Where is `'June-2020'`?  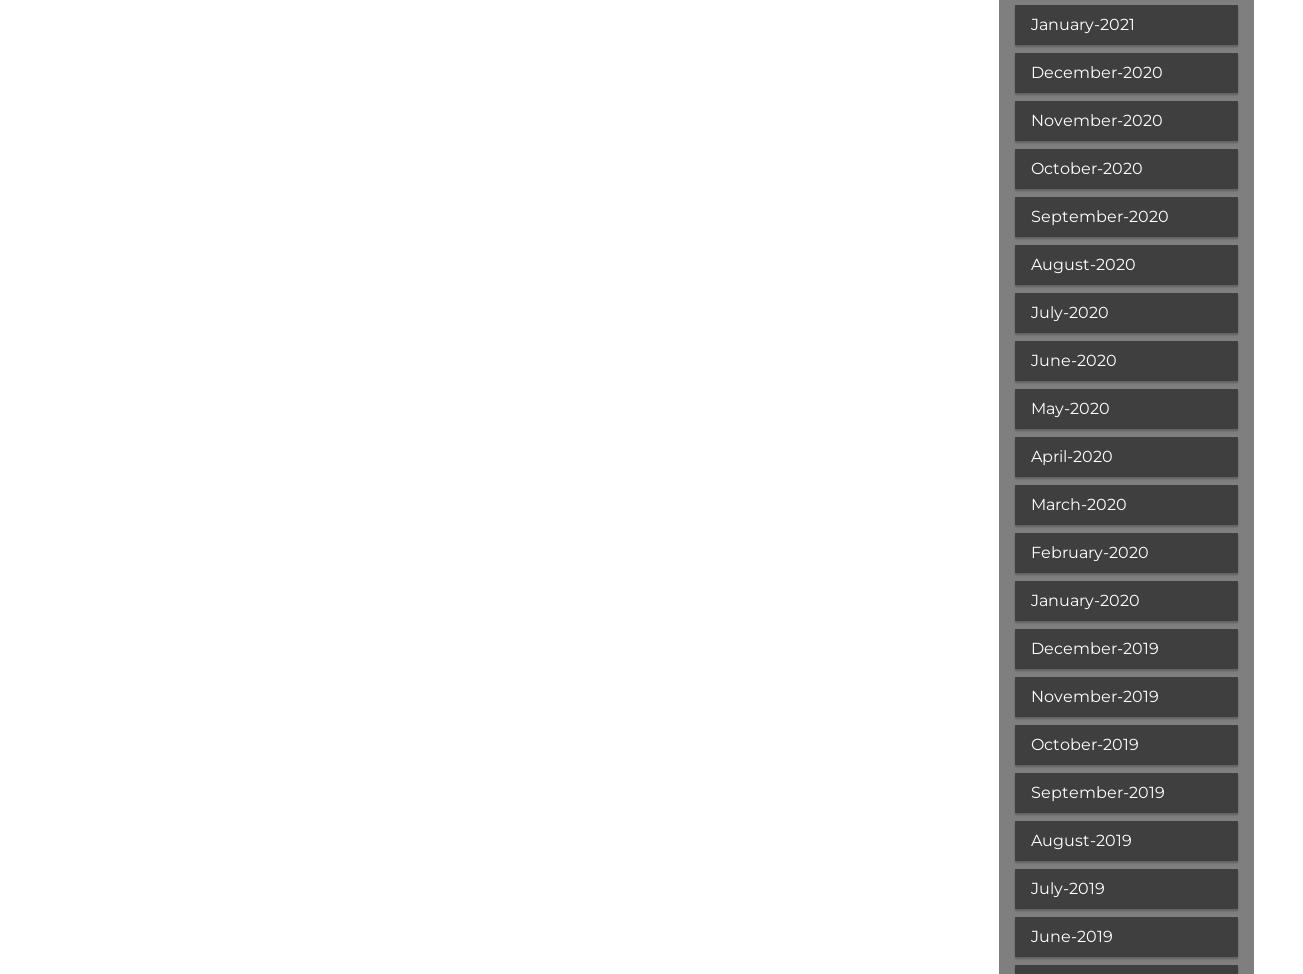
'June-2020' is located at coordinates (1072, 360).